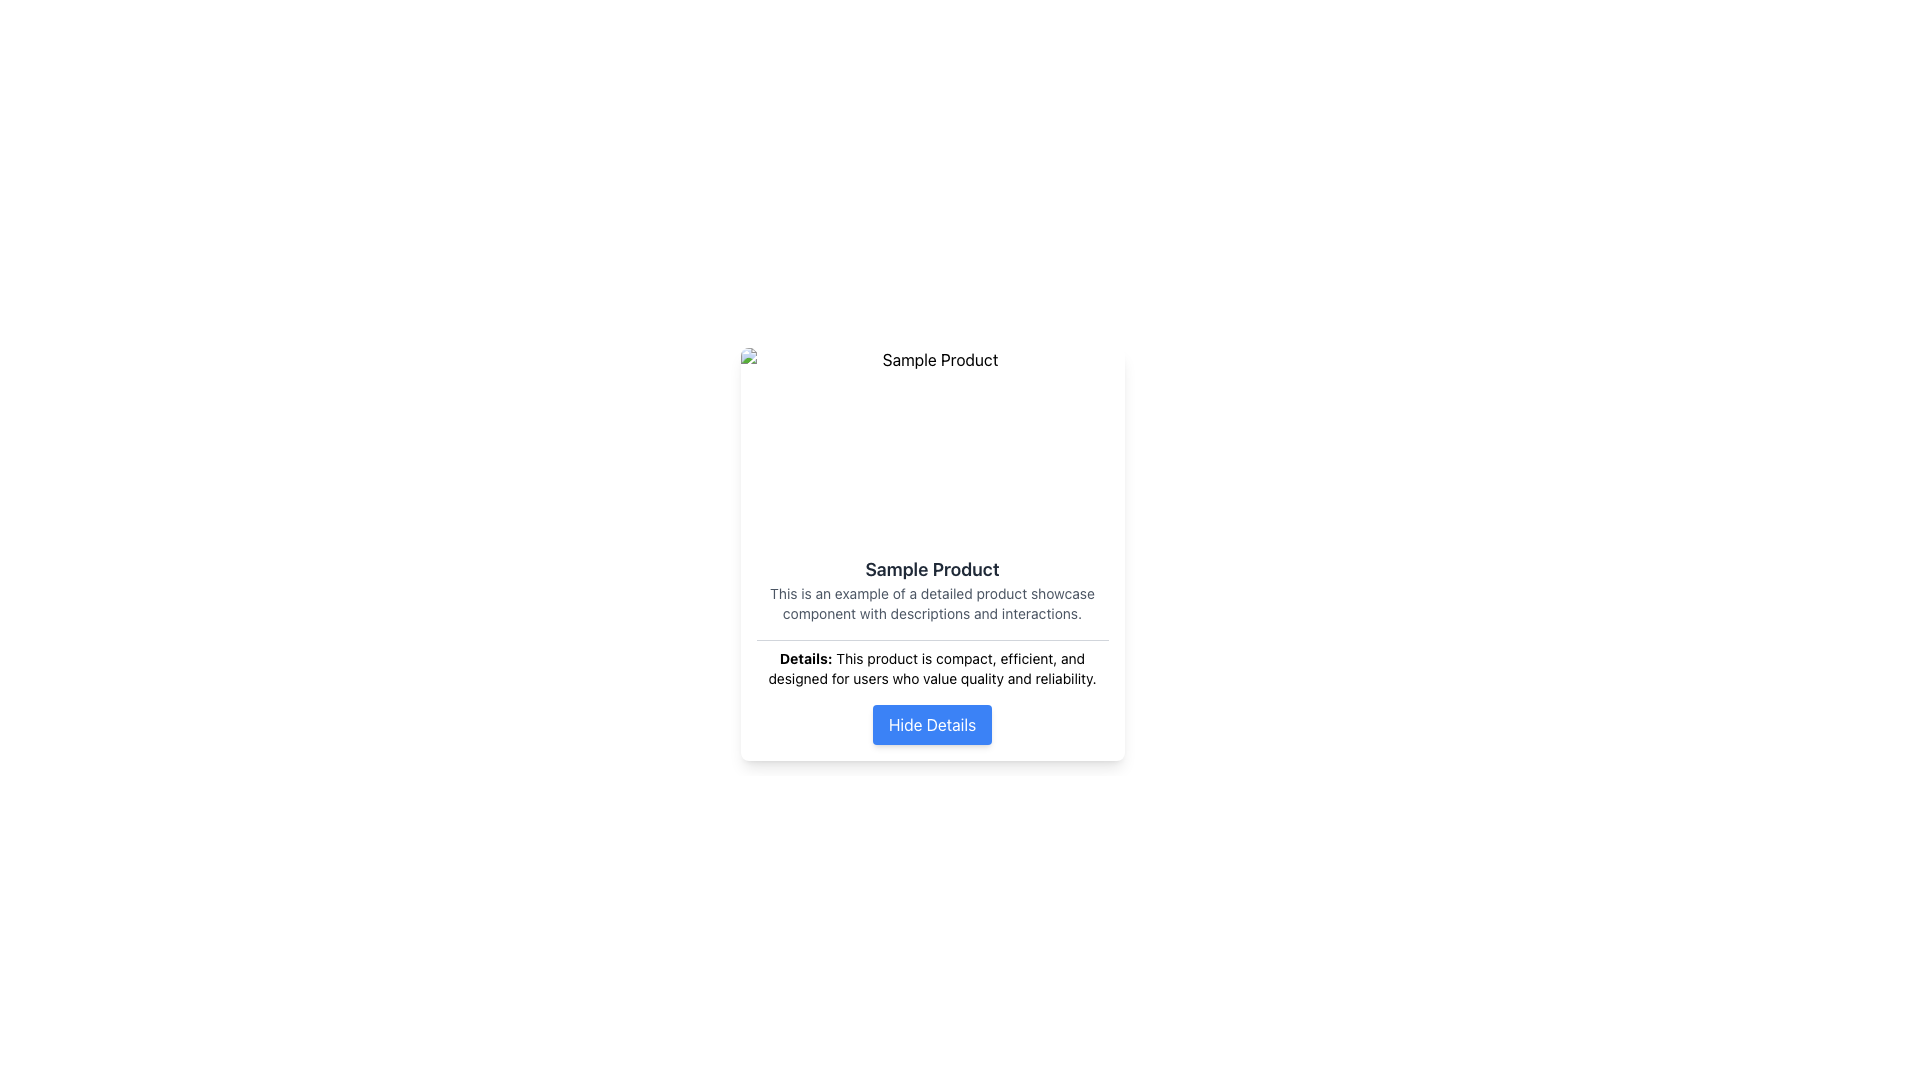 This screenshot has width=1920, height=1080. Describe the element at coordinates (931, 650) in the screenshot. I see `the text block titled 'Details:' which contains product features, located within the product showcase card` at that location.